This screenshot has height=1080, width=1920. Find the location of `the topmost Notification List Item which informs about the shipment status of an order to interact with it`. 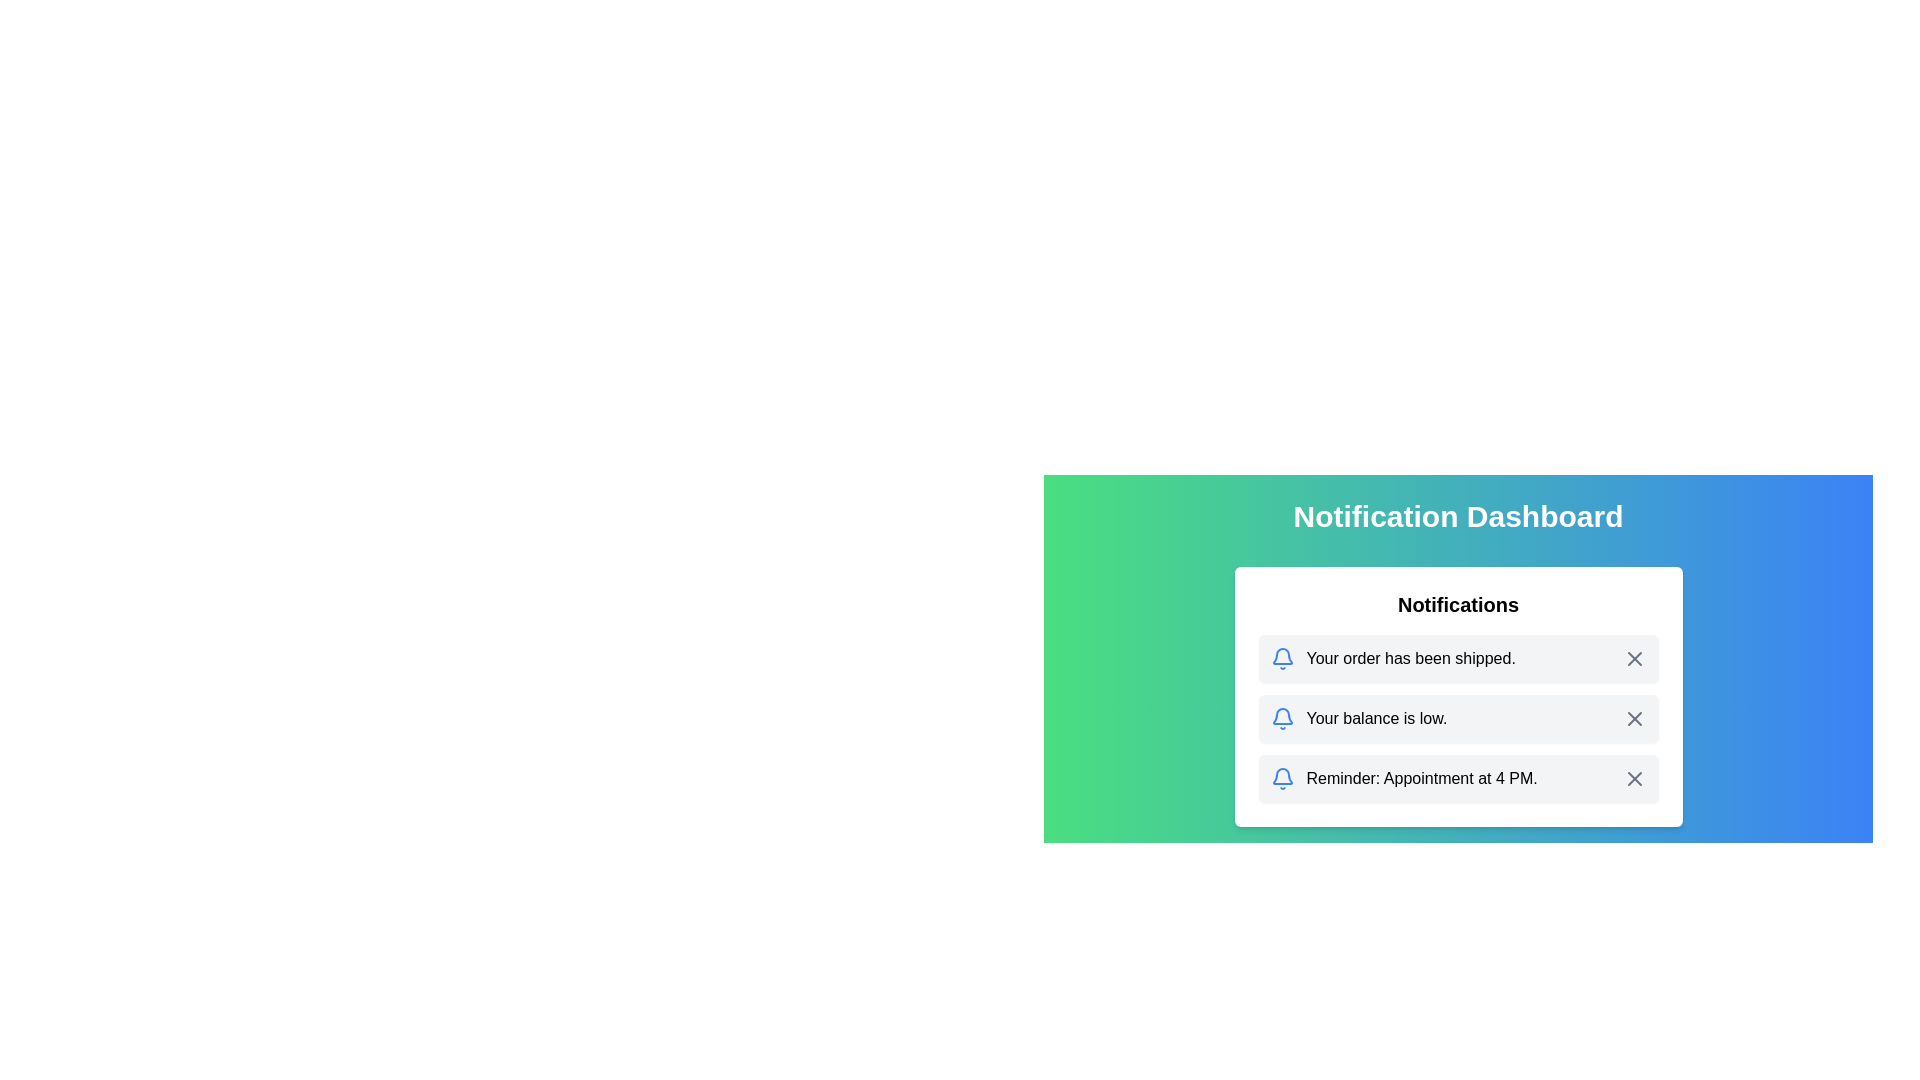

the topmost Notification List Item which informs about the shipment status of an order to interact with it is located at coordinates (1391, 659).